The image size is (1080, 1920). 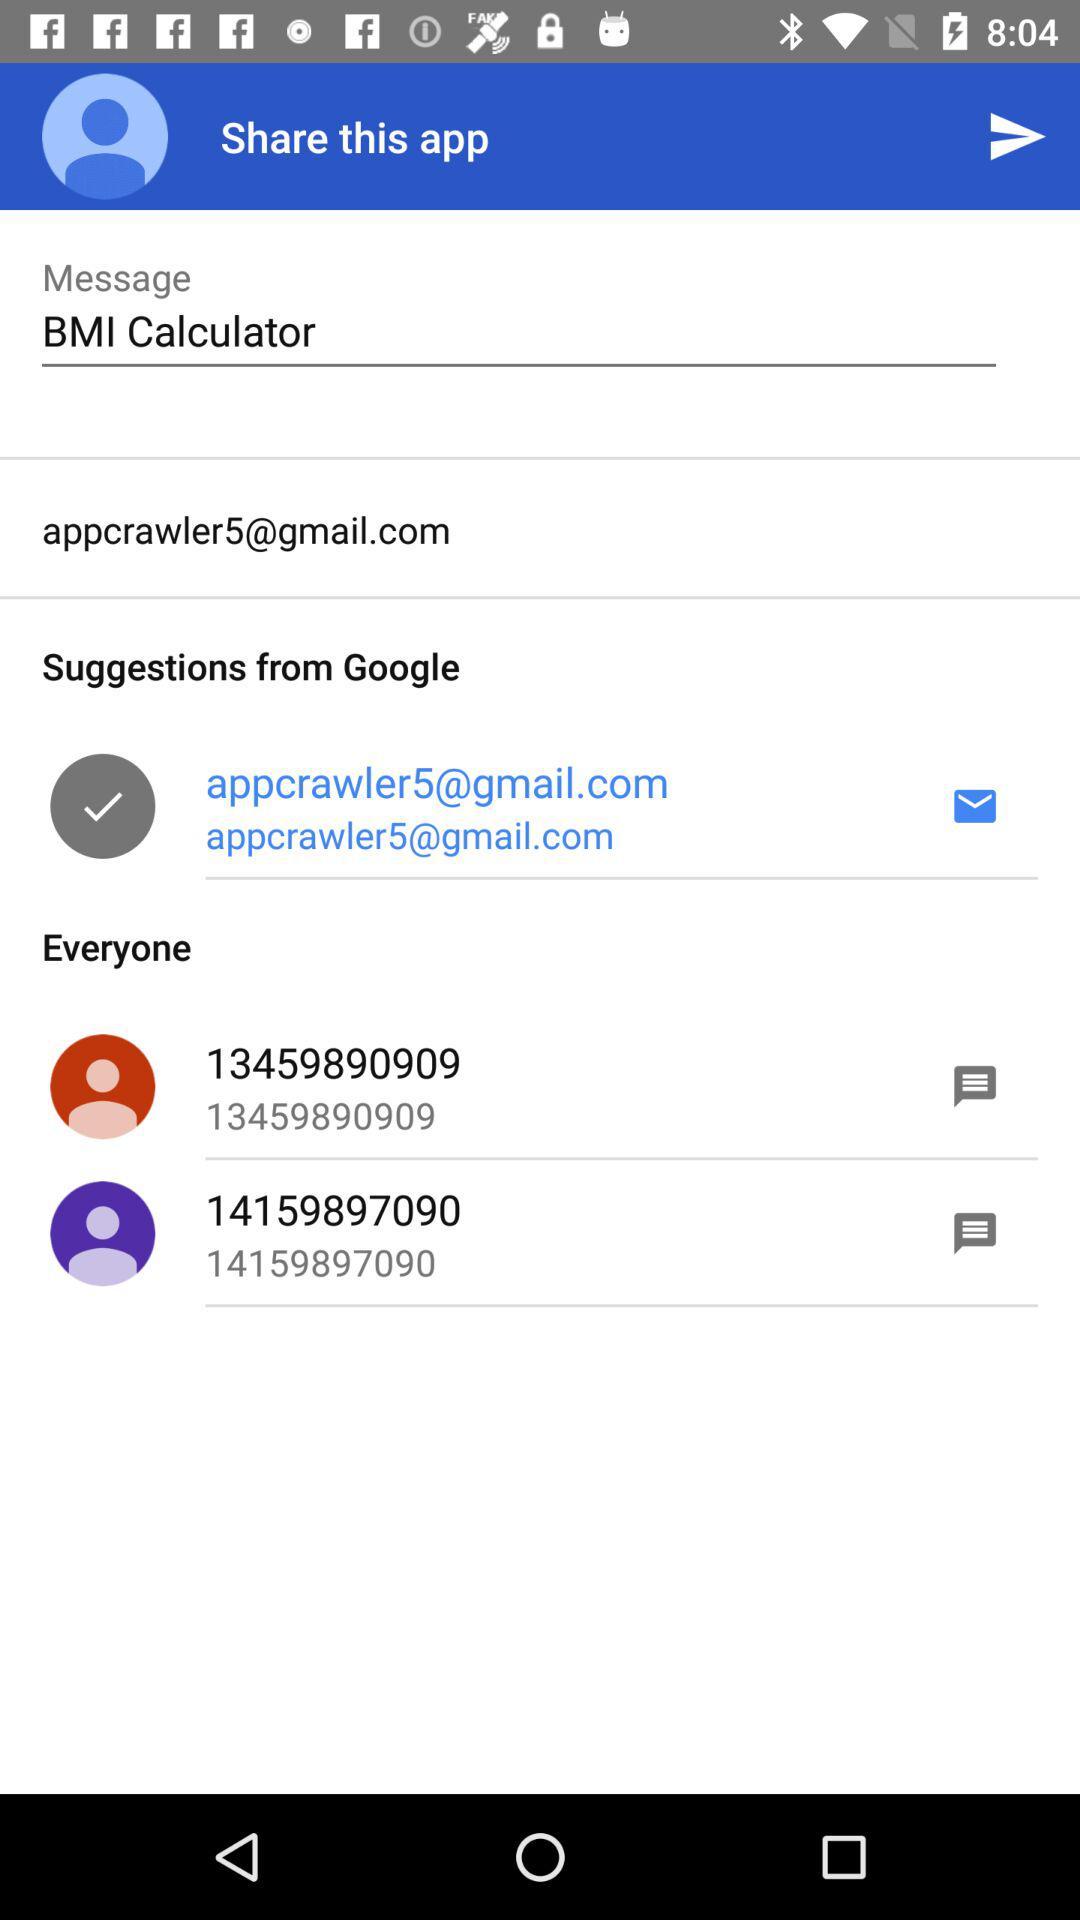 I want to click on item to the right of share this app, so click(x=1017, y=135).